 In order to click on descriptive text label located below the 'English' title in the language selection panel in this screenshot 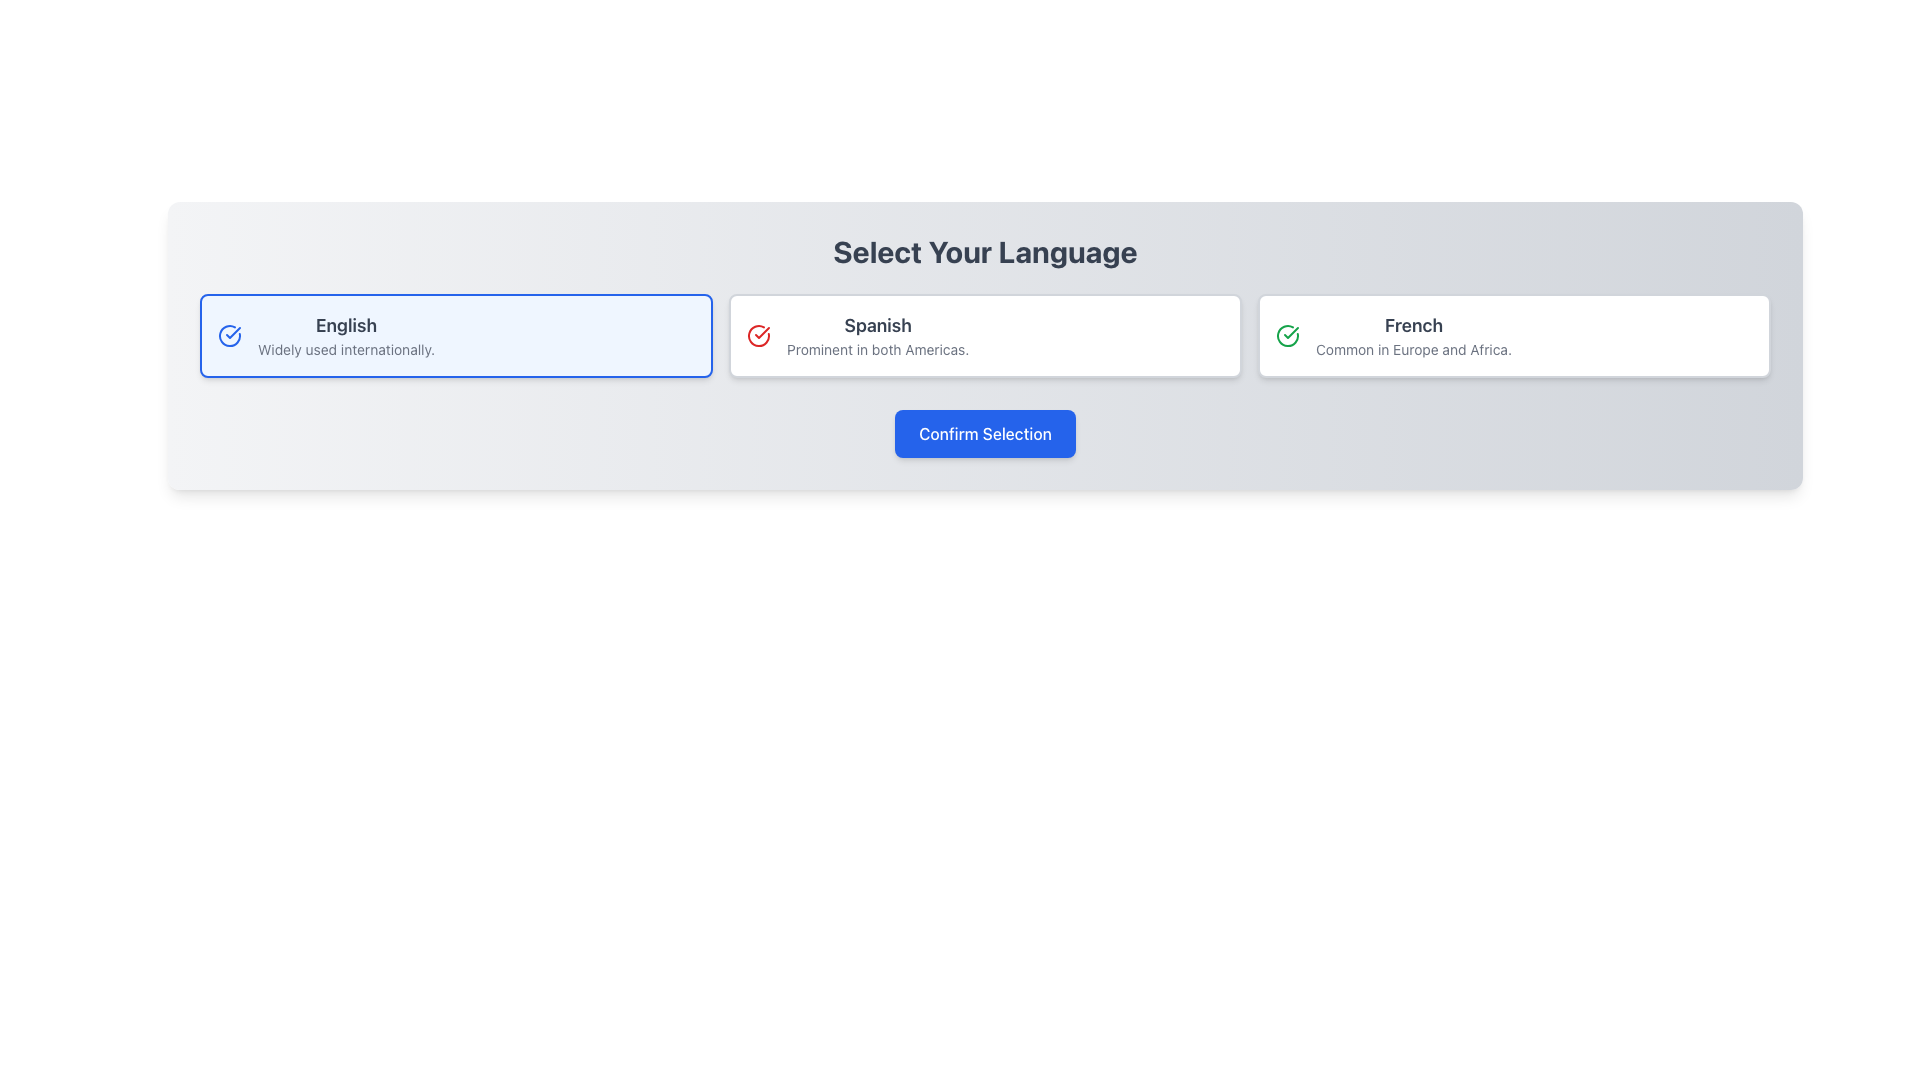, I will do `click(346, 349)`.